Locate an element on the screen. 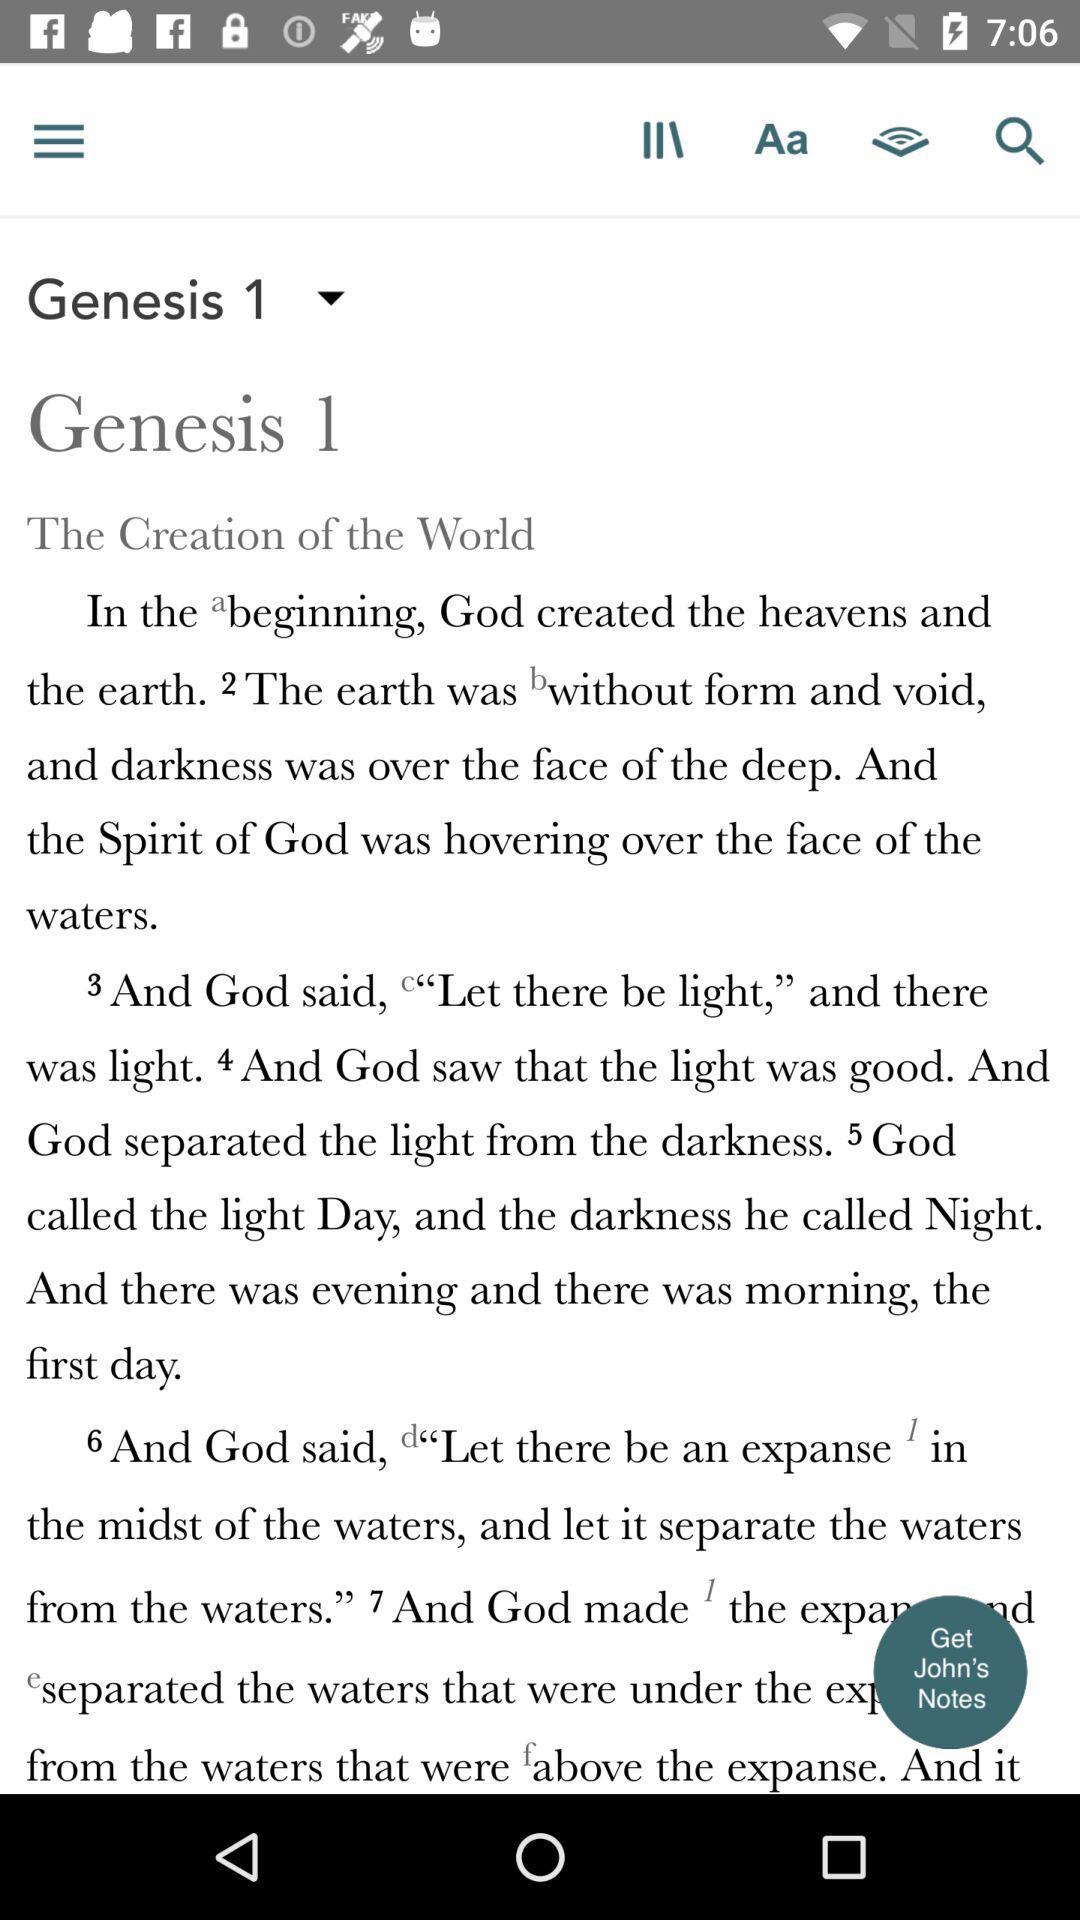 This screenshot has height=1920, width=1080. notes is located at coordinates (948, 1671).